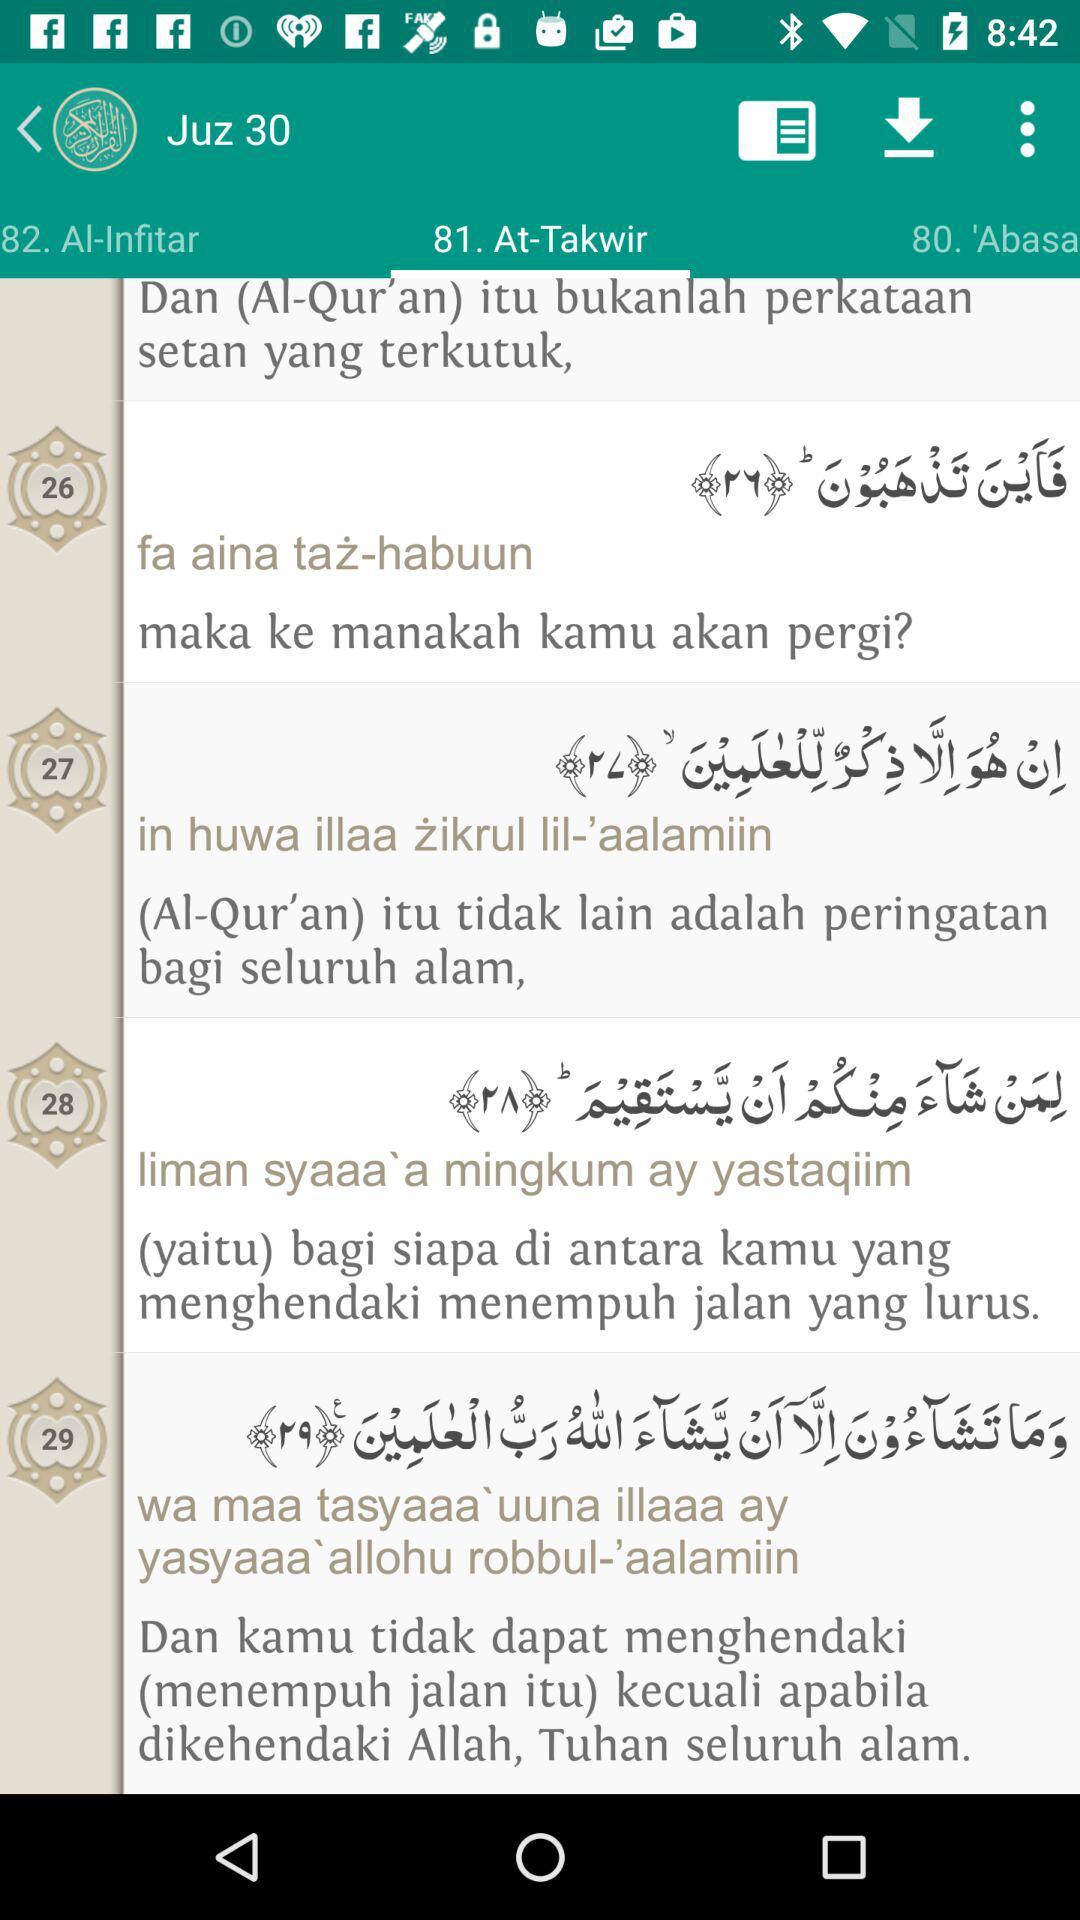  What do you see at coordinates (99, 237) in the screenshot?
I see `the 82. al-infitar app` at bounding box center [99, 237].